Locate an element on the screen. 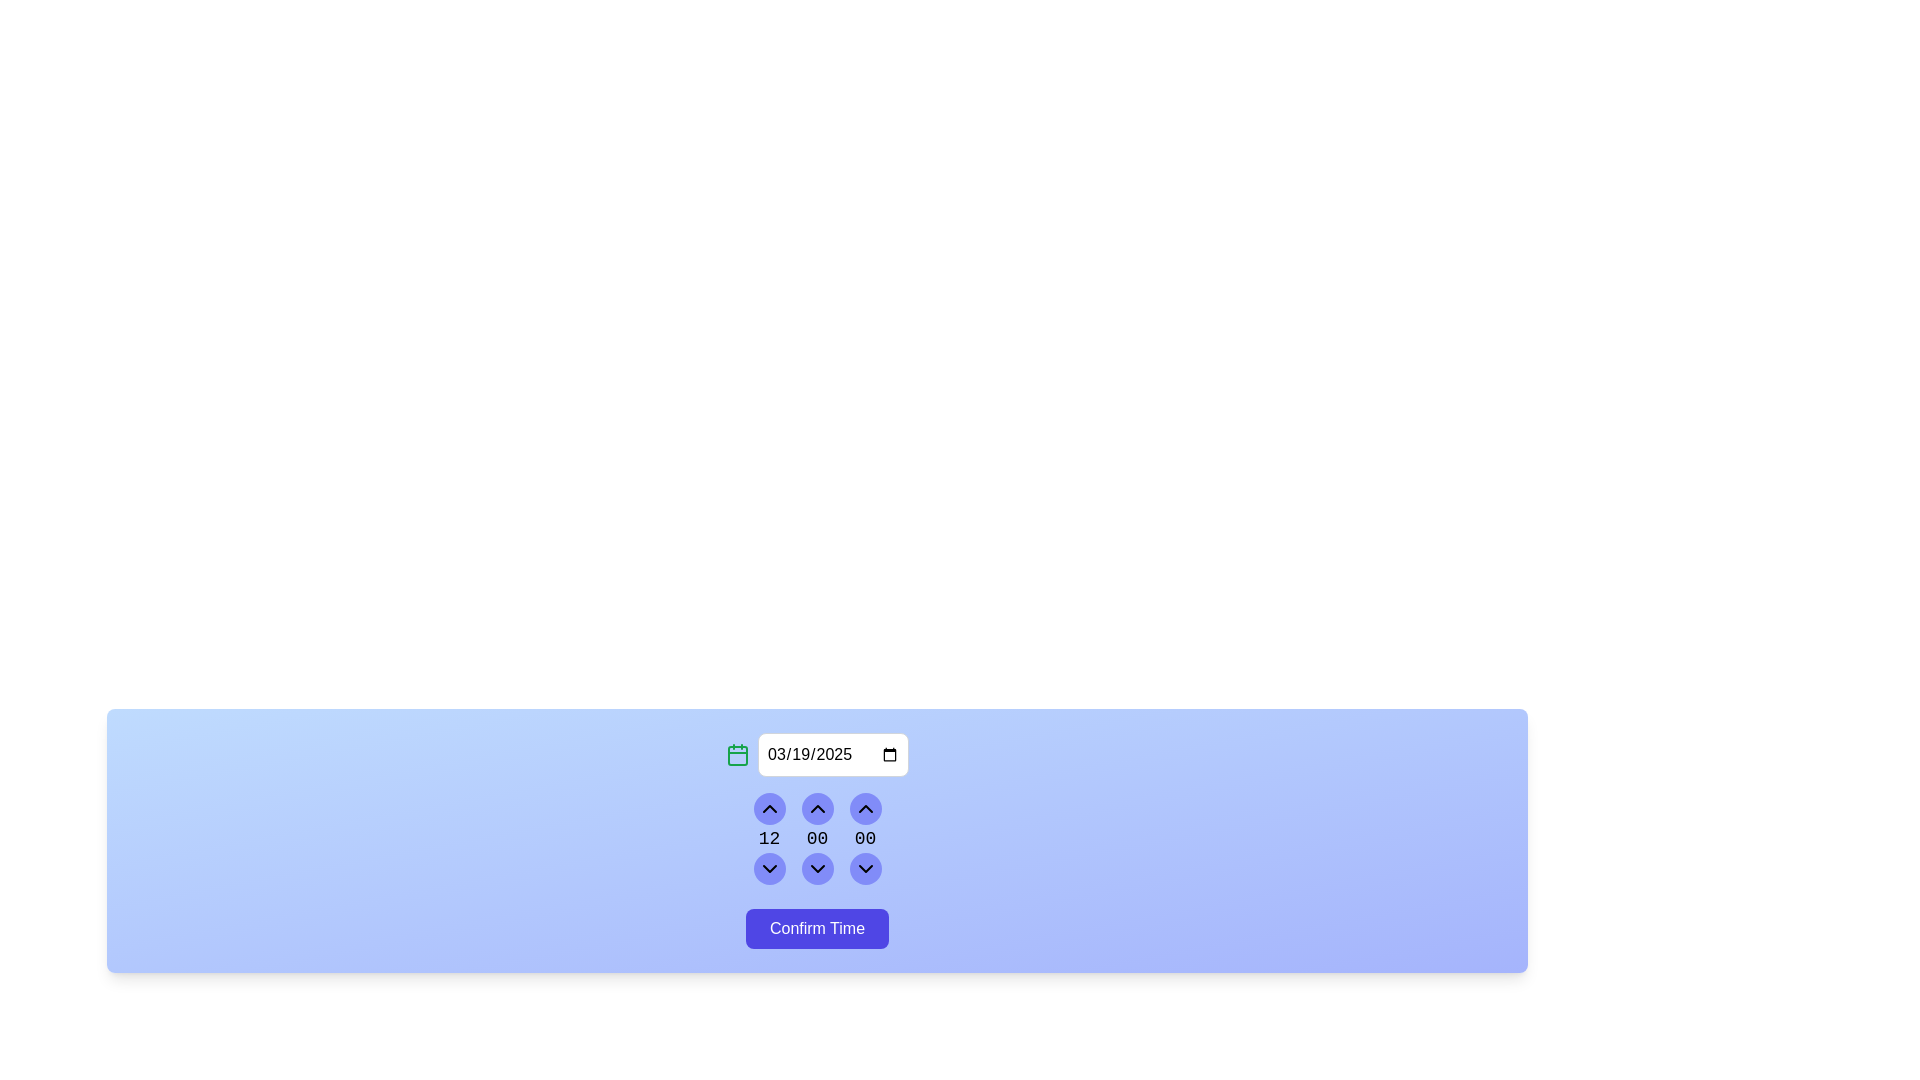  the non-interactive calendar icon element located on the left side of the date input field labeled '03/19/2025' is located at coordinates (737, 756).